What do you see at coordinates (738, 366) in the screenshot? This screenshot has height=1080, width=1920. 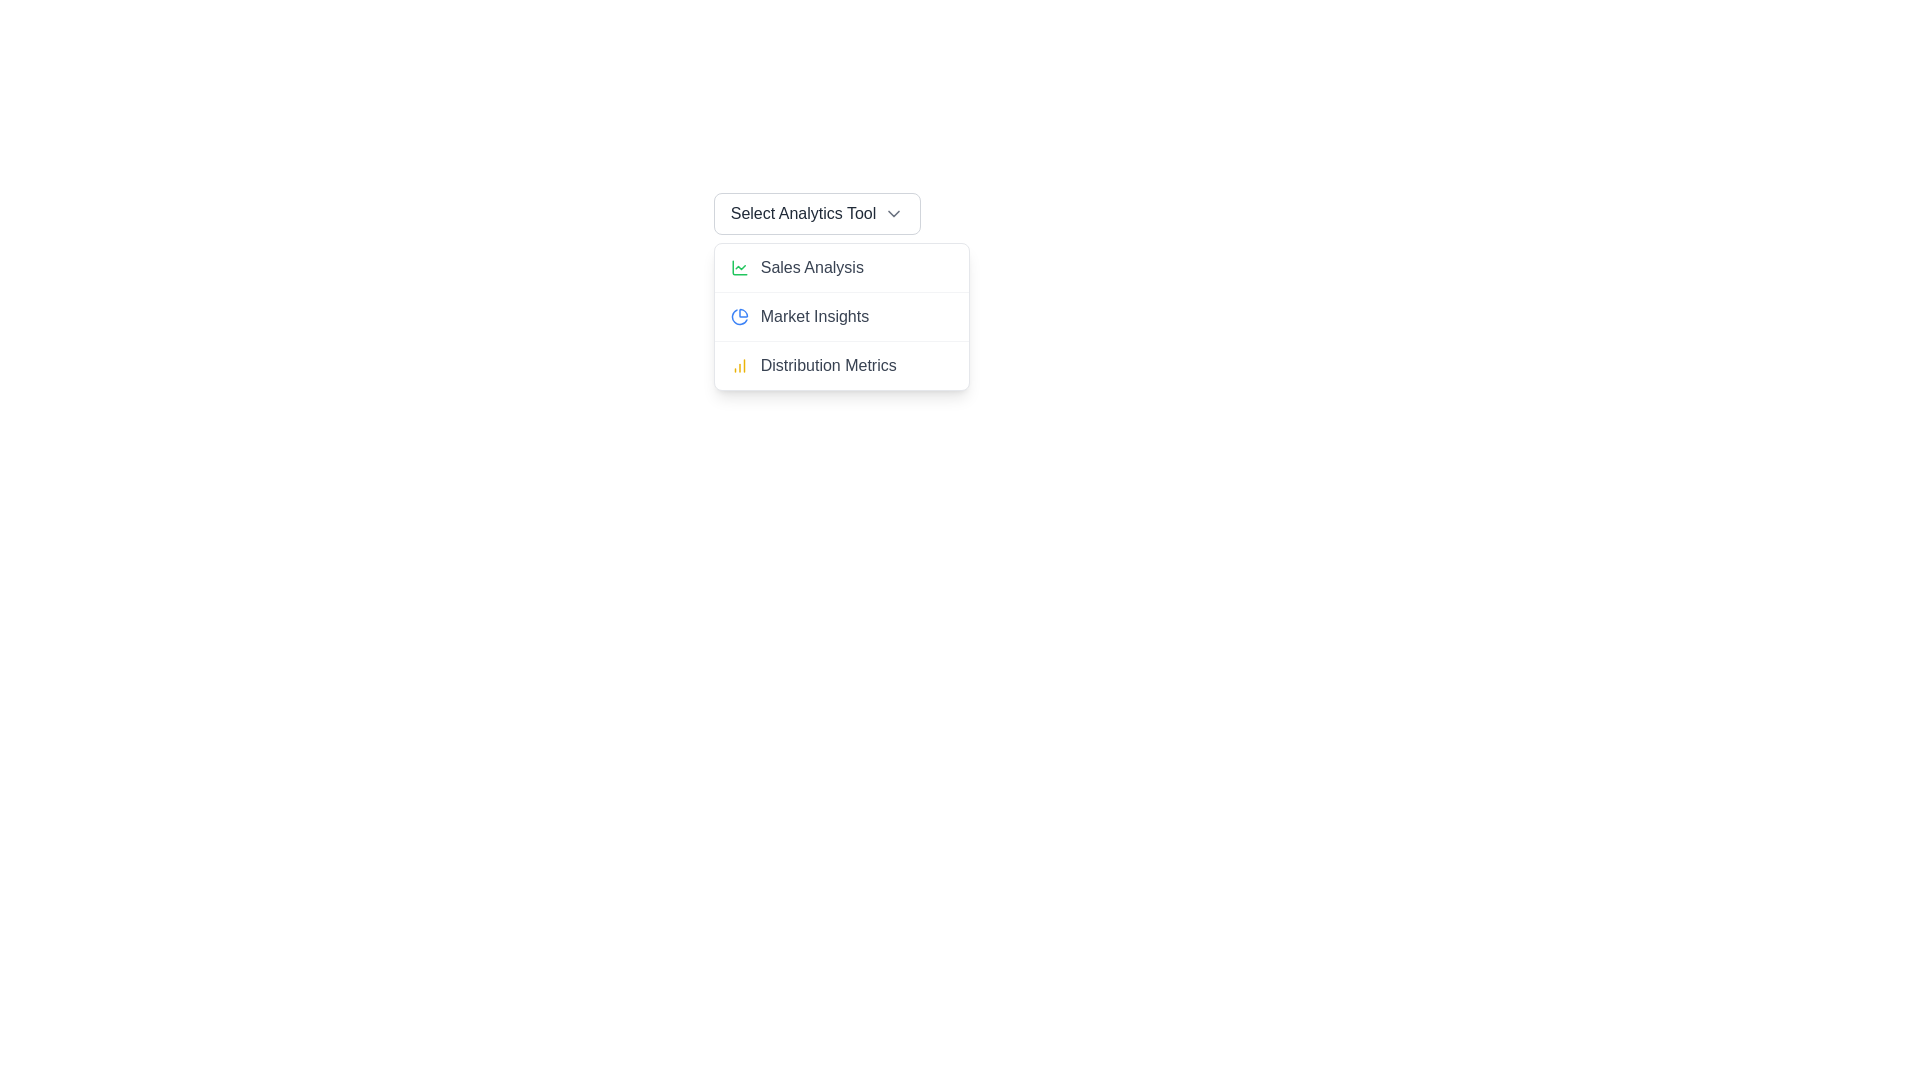 I see `the small, vertically-oriented bar chart icon styled in yellow, located to the left of 'Distribution Metrics' in the third row of the dropdown menu` at bounding box center [738, 366].